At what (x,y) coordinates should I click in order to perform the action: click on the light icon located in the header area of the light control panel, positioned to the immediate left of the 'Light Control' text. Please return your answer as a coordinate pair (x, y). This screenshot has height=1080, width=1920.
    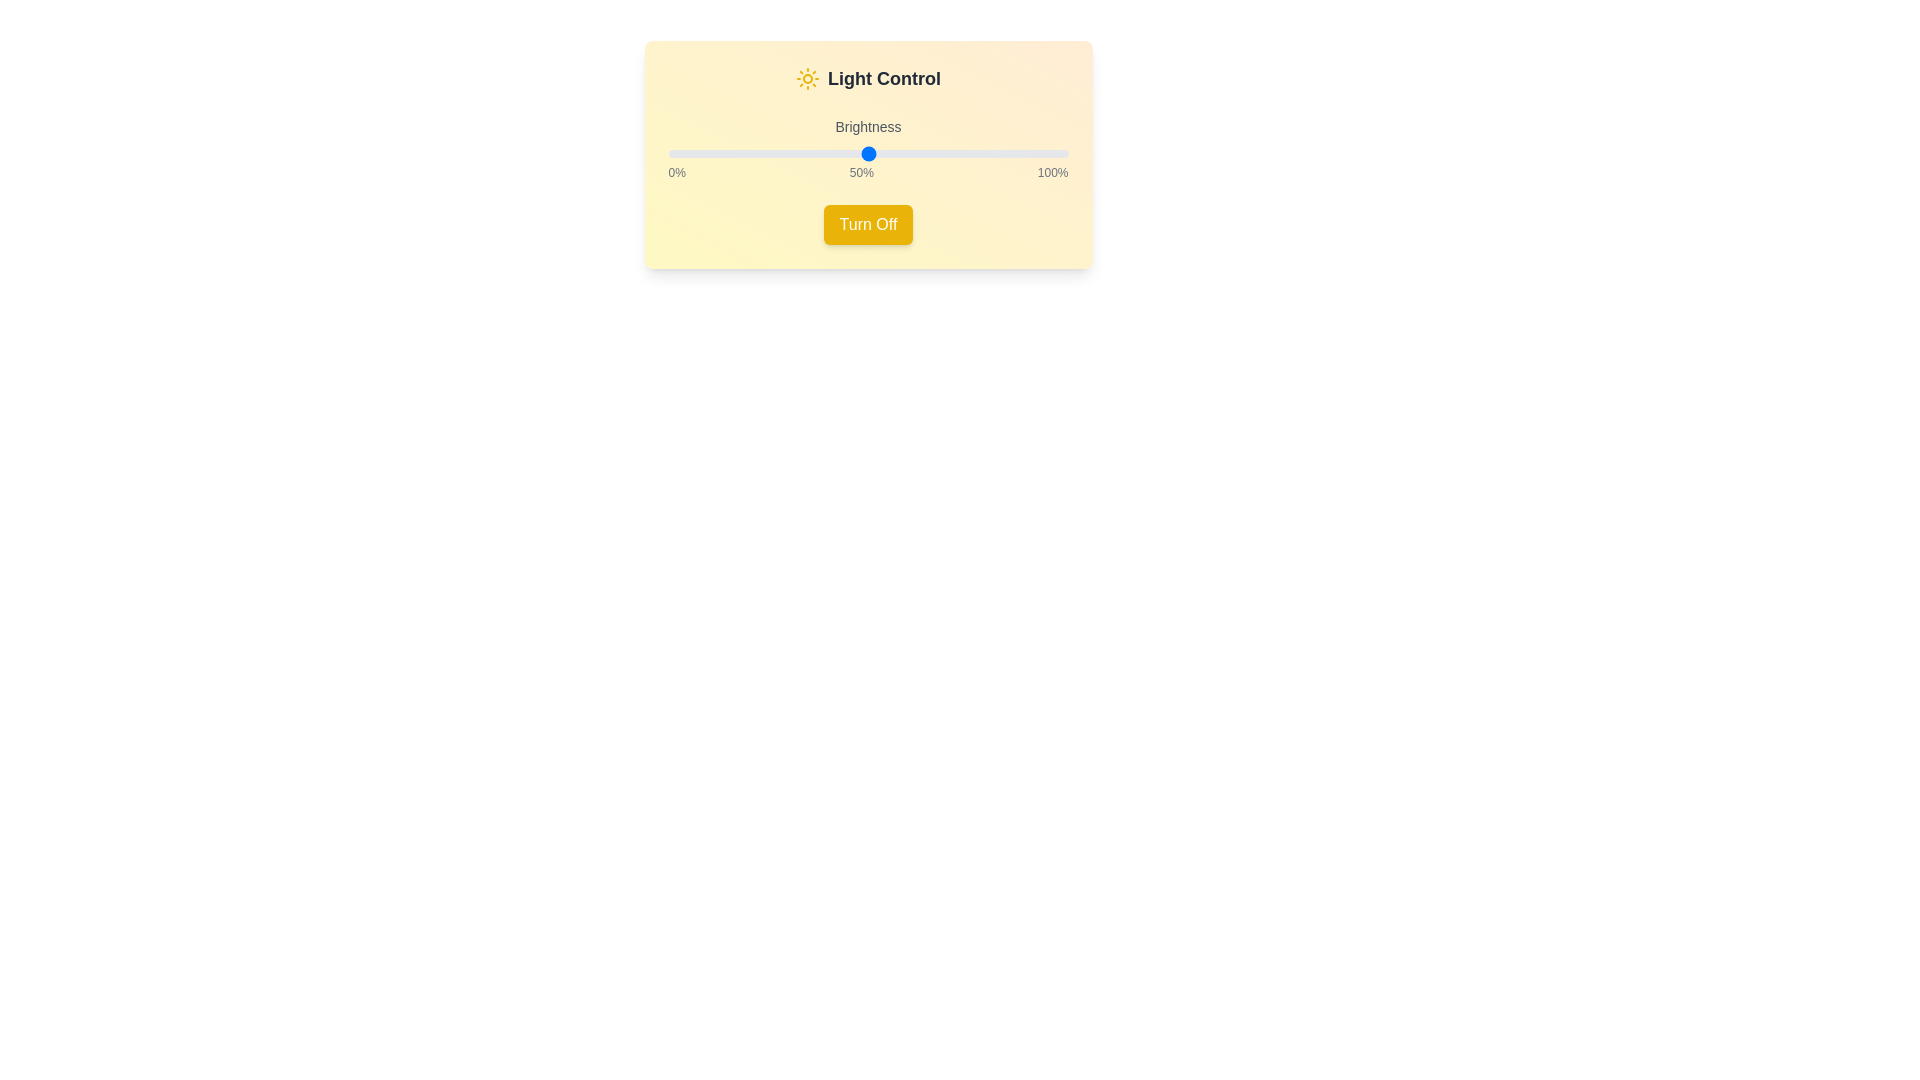
    Looking at the image, I should click on (807, 77).